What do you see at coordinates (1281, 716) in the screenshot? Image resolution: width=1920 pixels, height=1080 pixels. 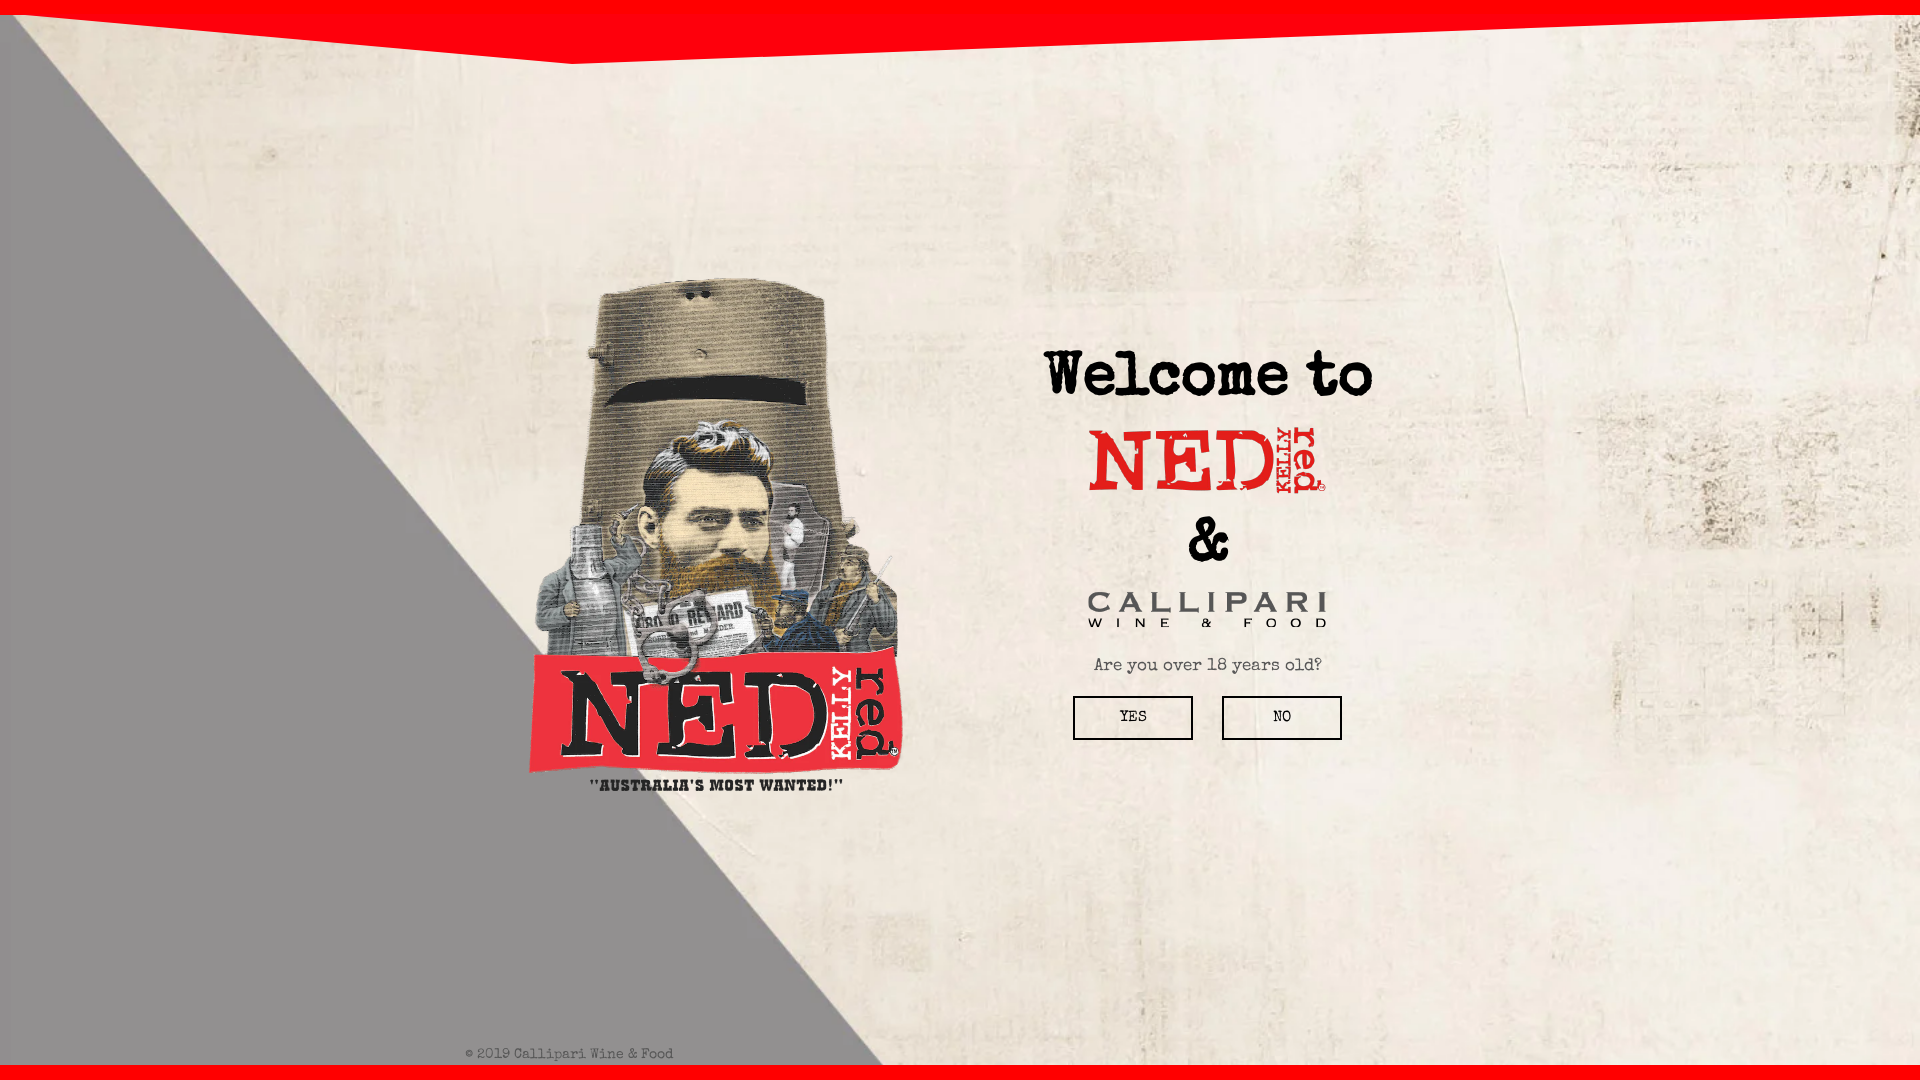 I see `'NO'` at bounding box center [1281, 716].